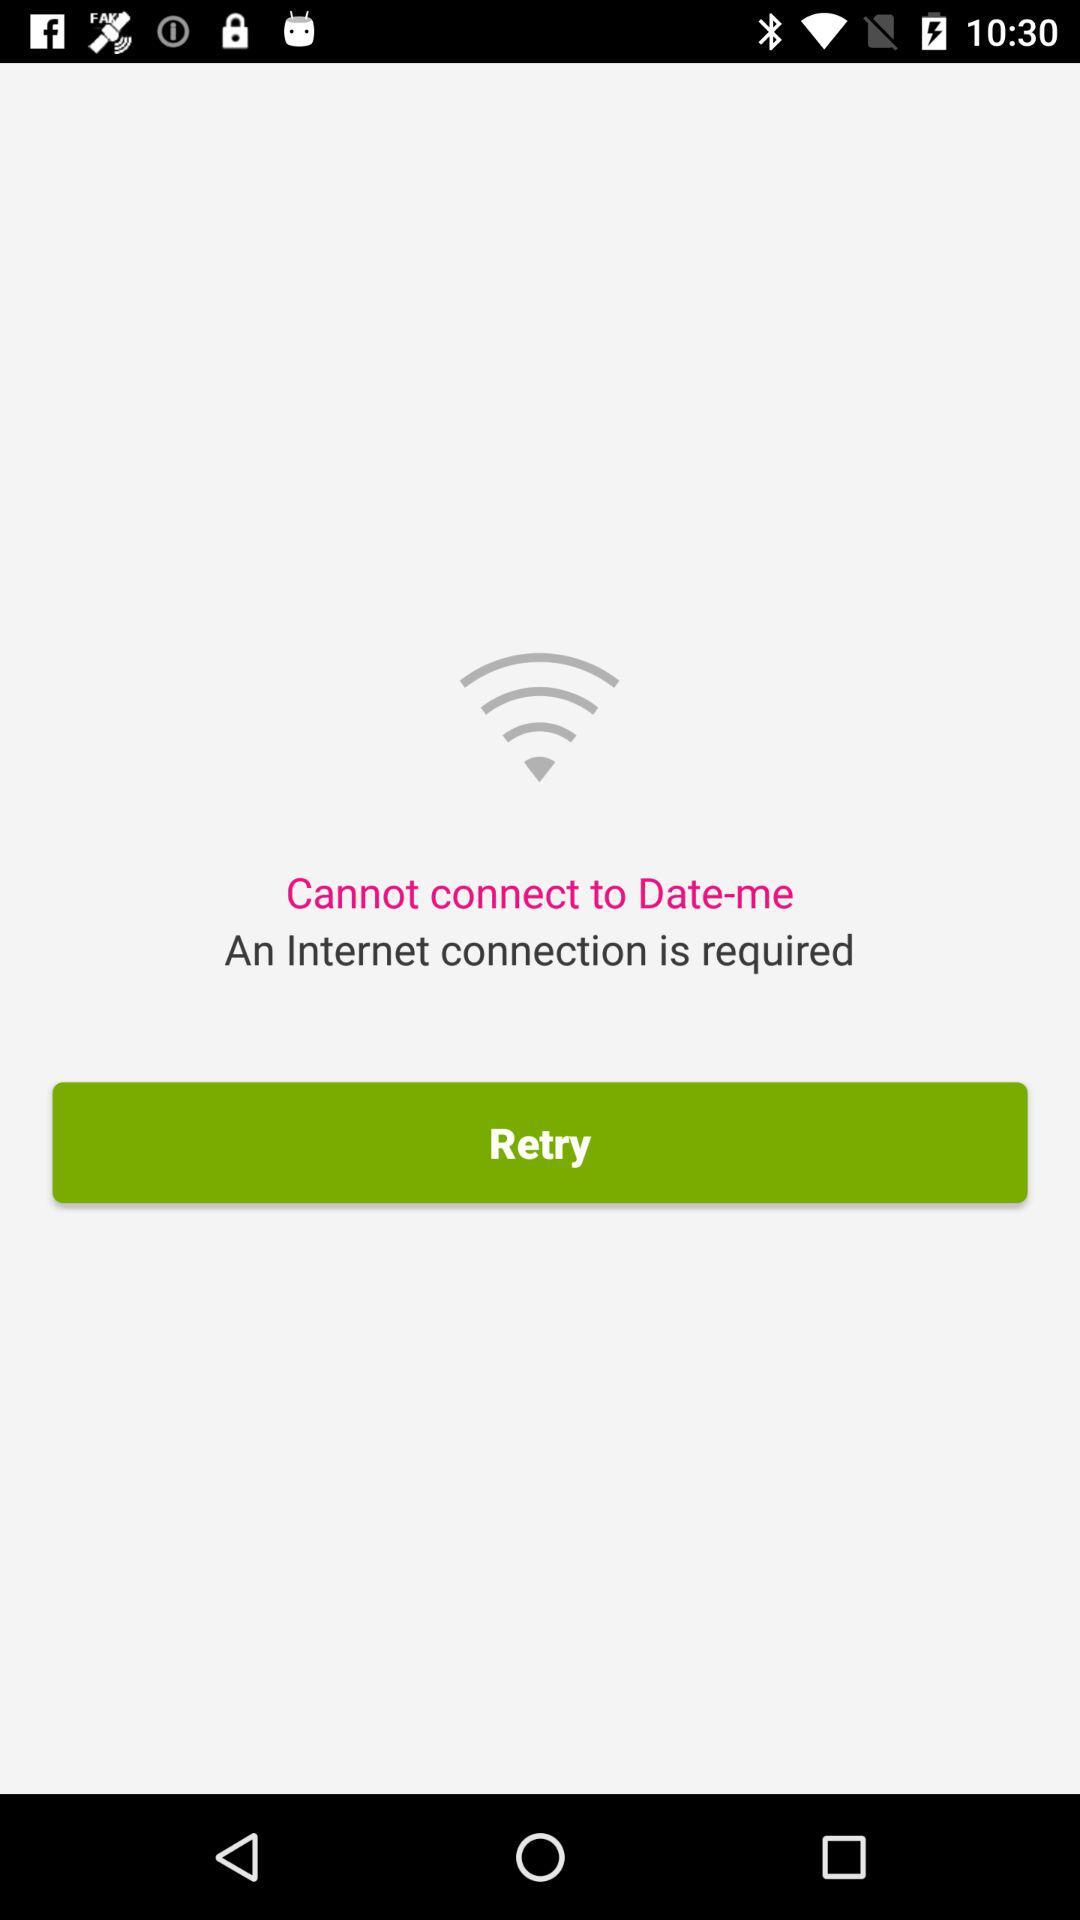 The height and width of the screenshot is (1920, 1080). What do you see at coordinates (540, 1142) in the screenshot?
I see `item below an internet connection icon` at bounding box center [540, 1142].